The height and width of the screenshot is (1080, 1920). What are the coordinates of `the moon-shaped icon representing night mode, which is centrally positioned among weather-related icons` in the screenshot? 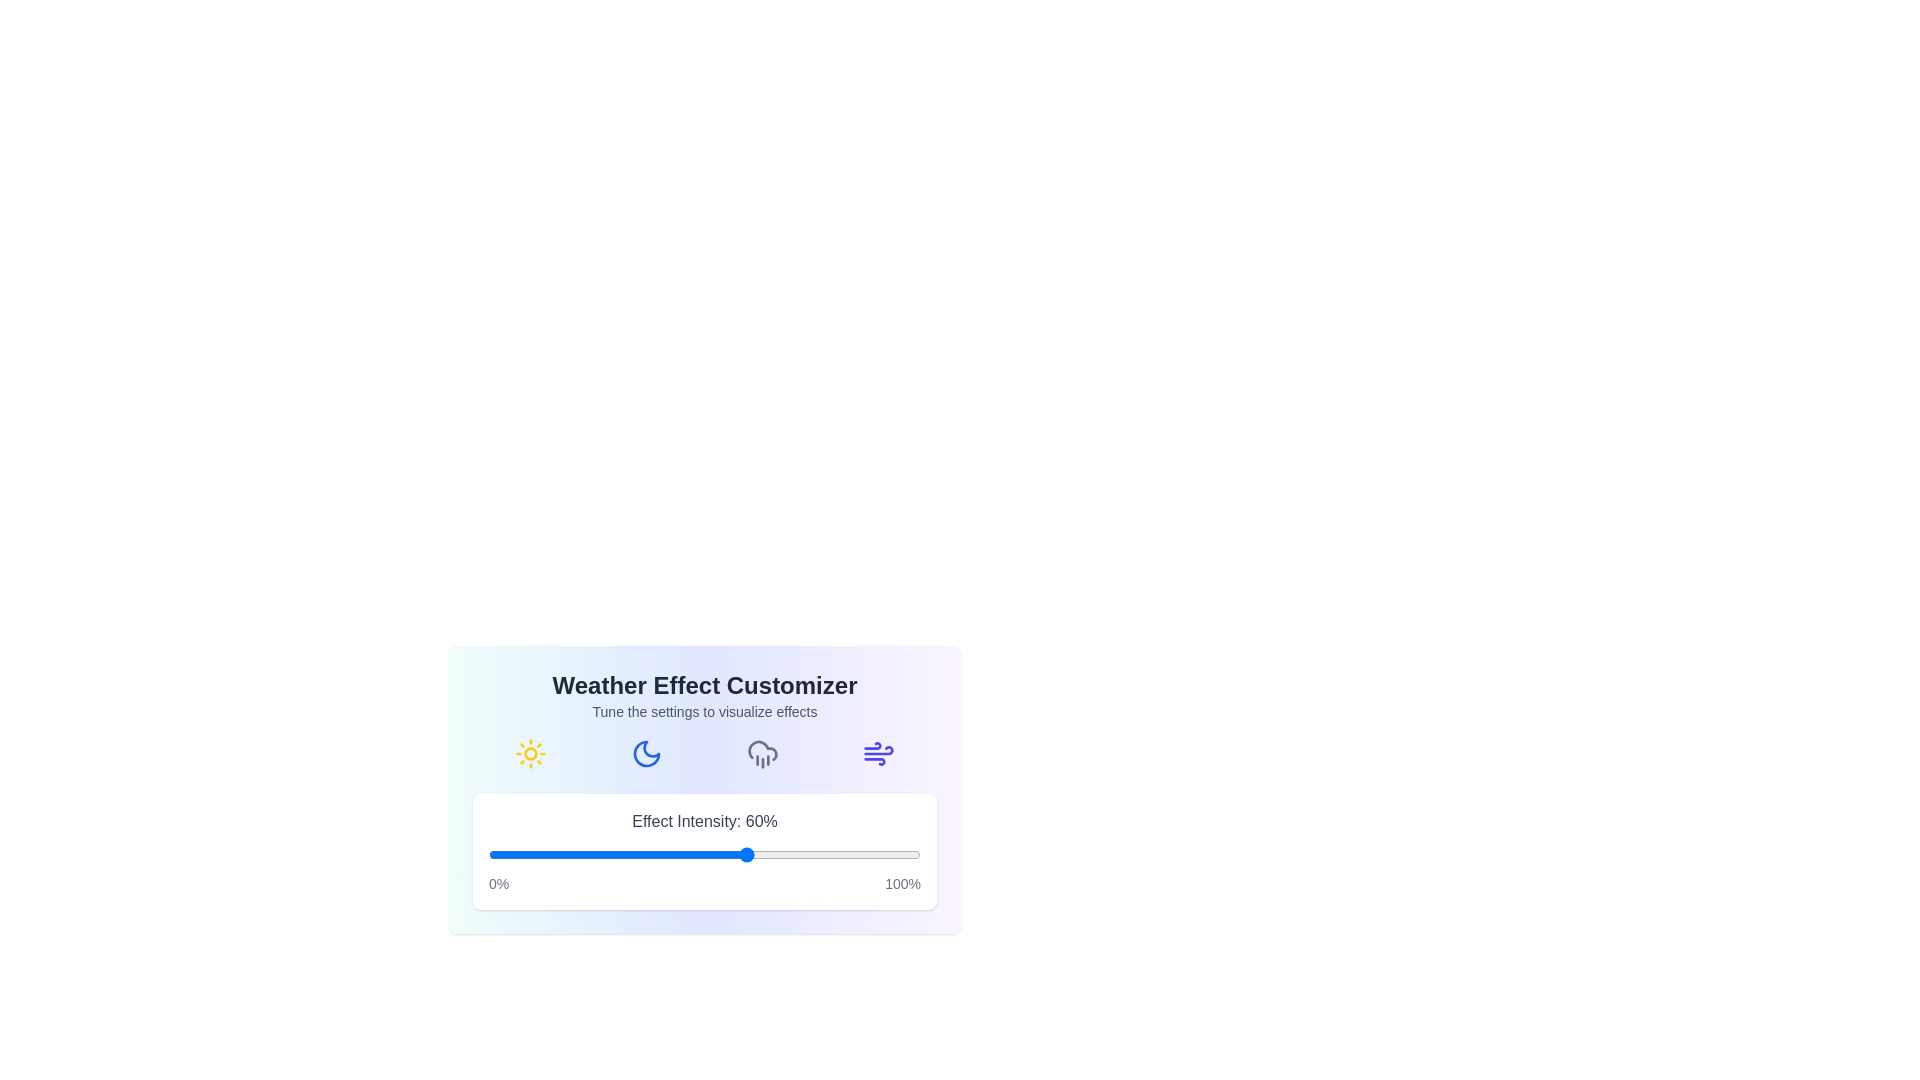 It's located at (647, 753).